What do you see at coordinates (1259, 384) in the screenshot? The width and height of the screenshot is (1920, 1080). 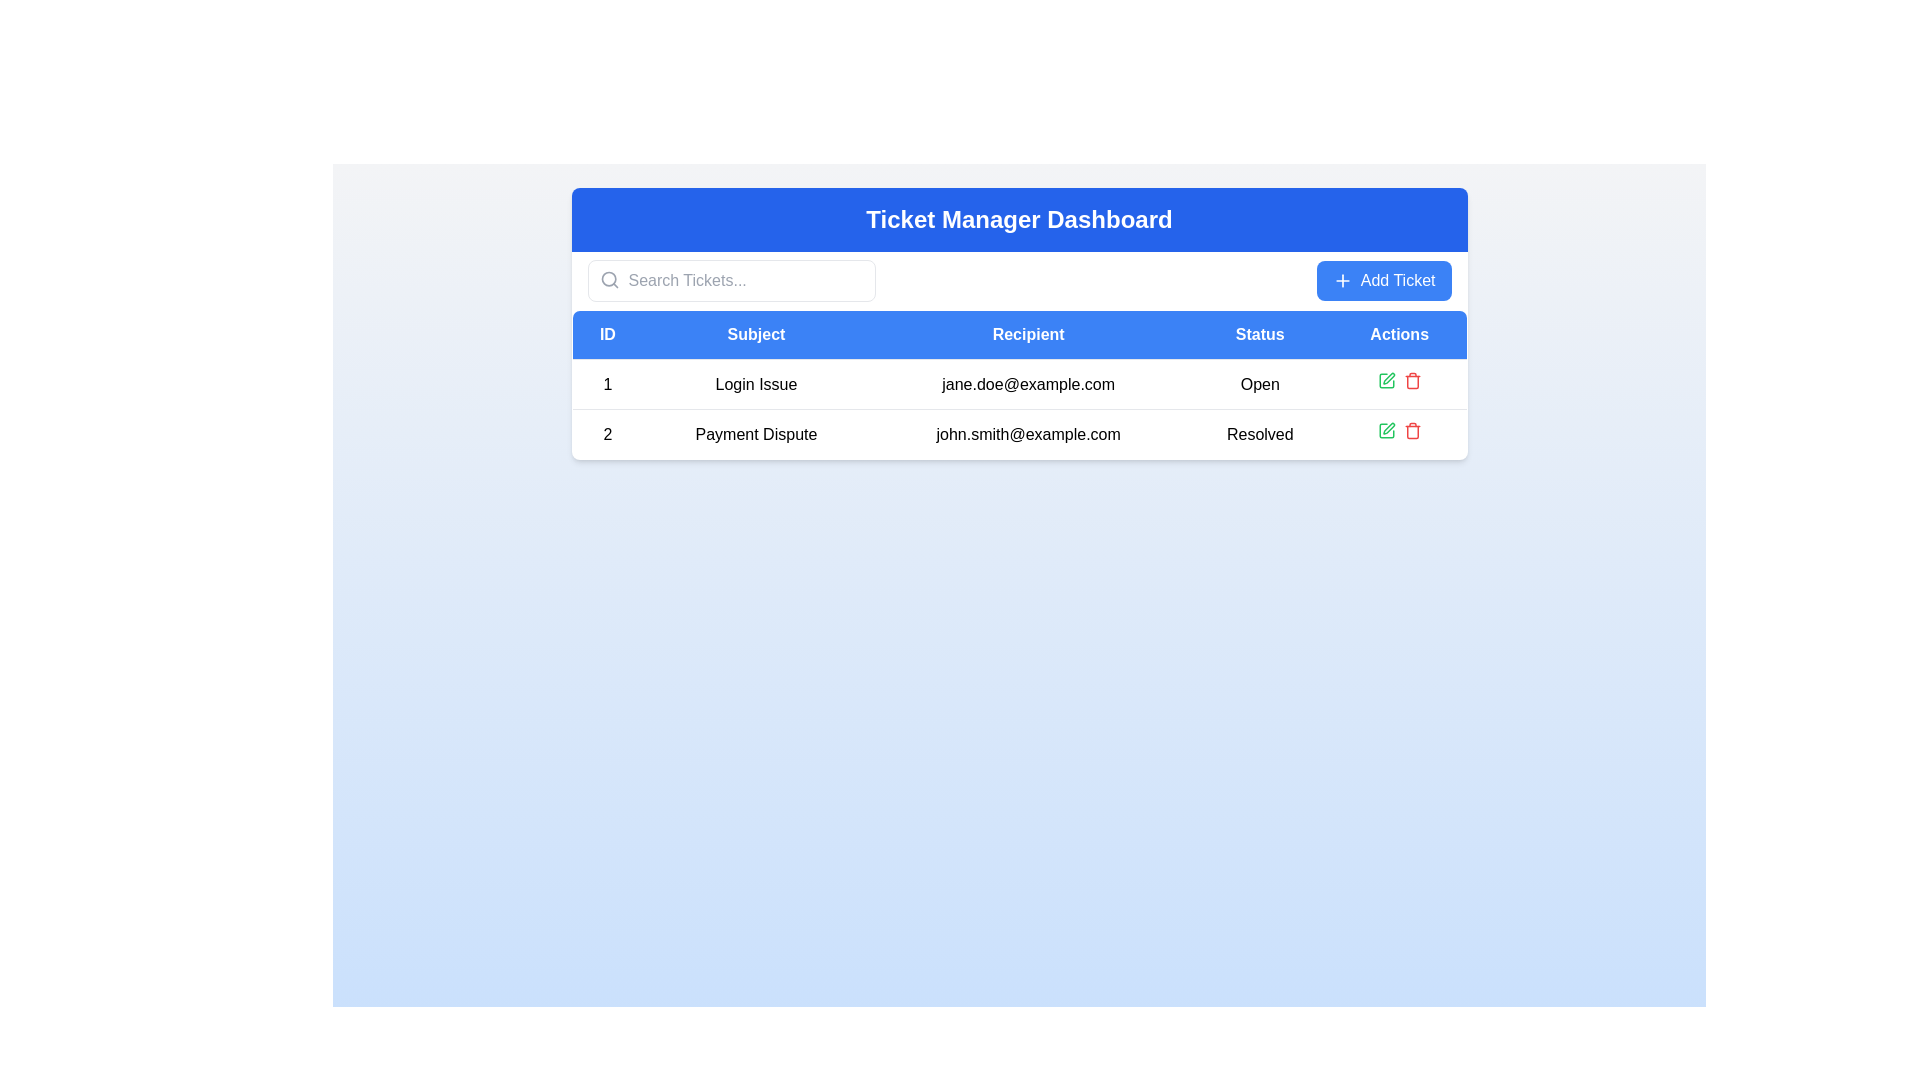 I see `the 'Open' text label located in the 'Status' column of the first row of the dashboard interface` at bounding box center [1259, 384].